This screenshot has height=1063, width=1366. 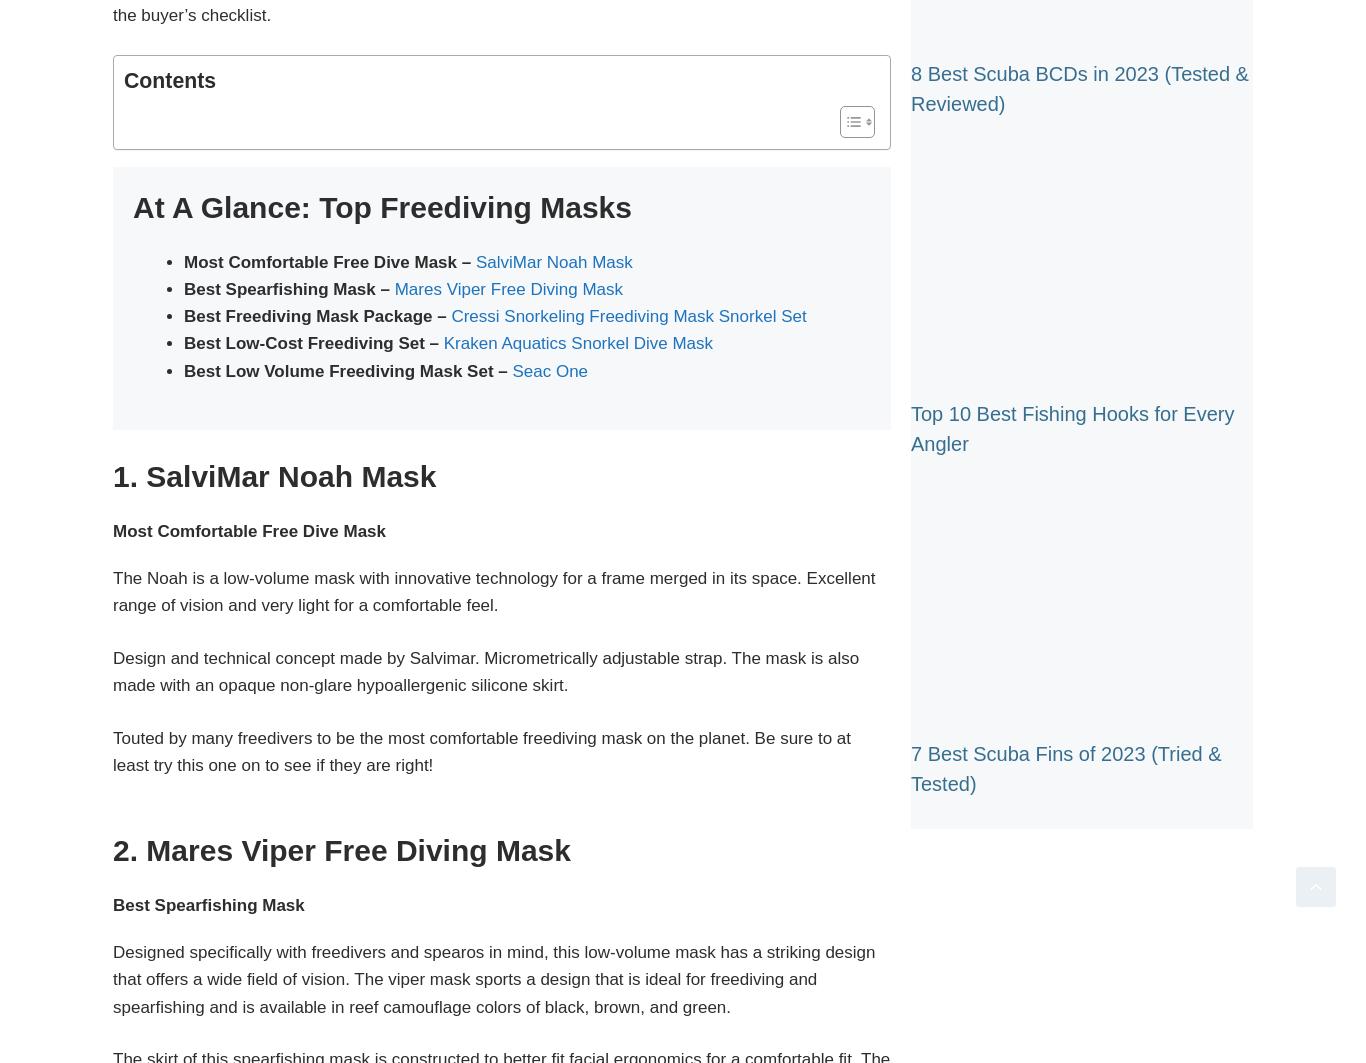 What do you see at coordinates (128, 475) in the screenshot?
I see `'1.'` at bounding box center [128, 475].